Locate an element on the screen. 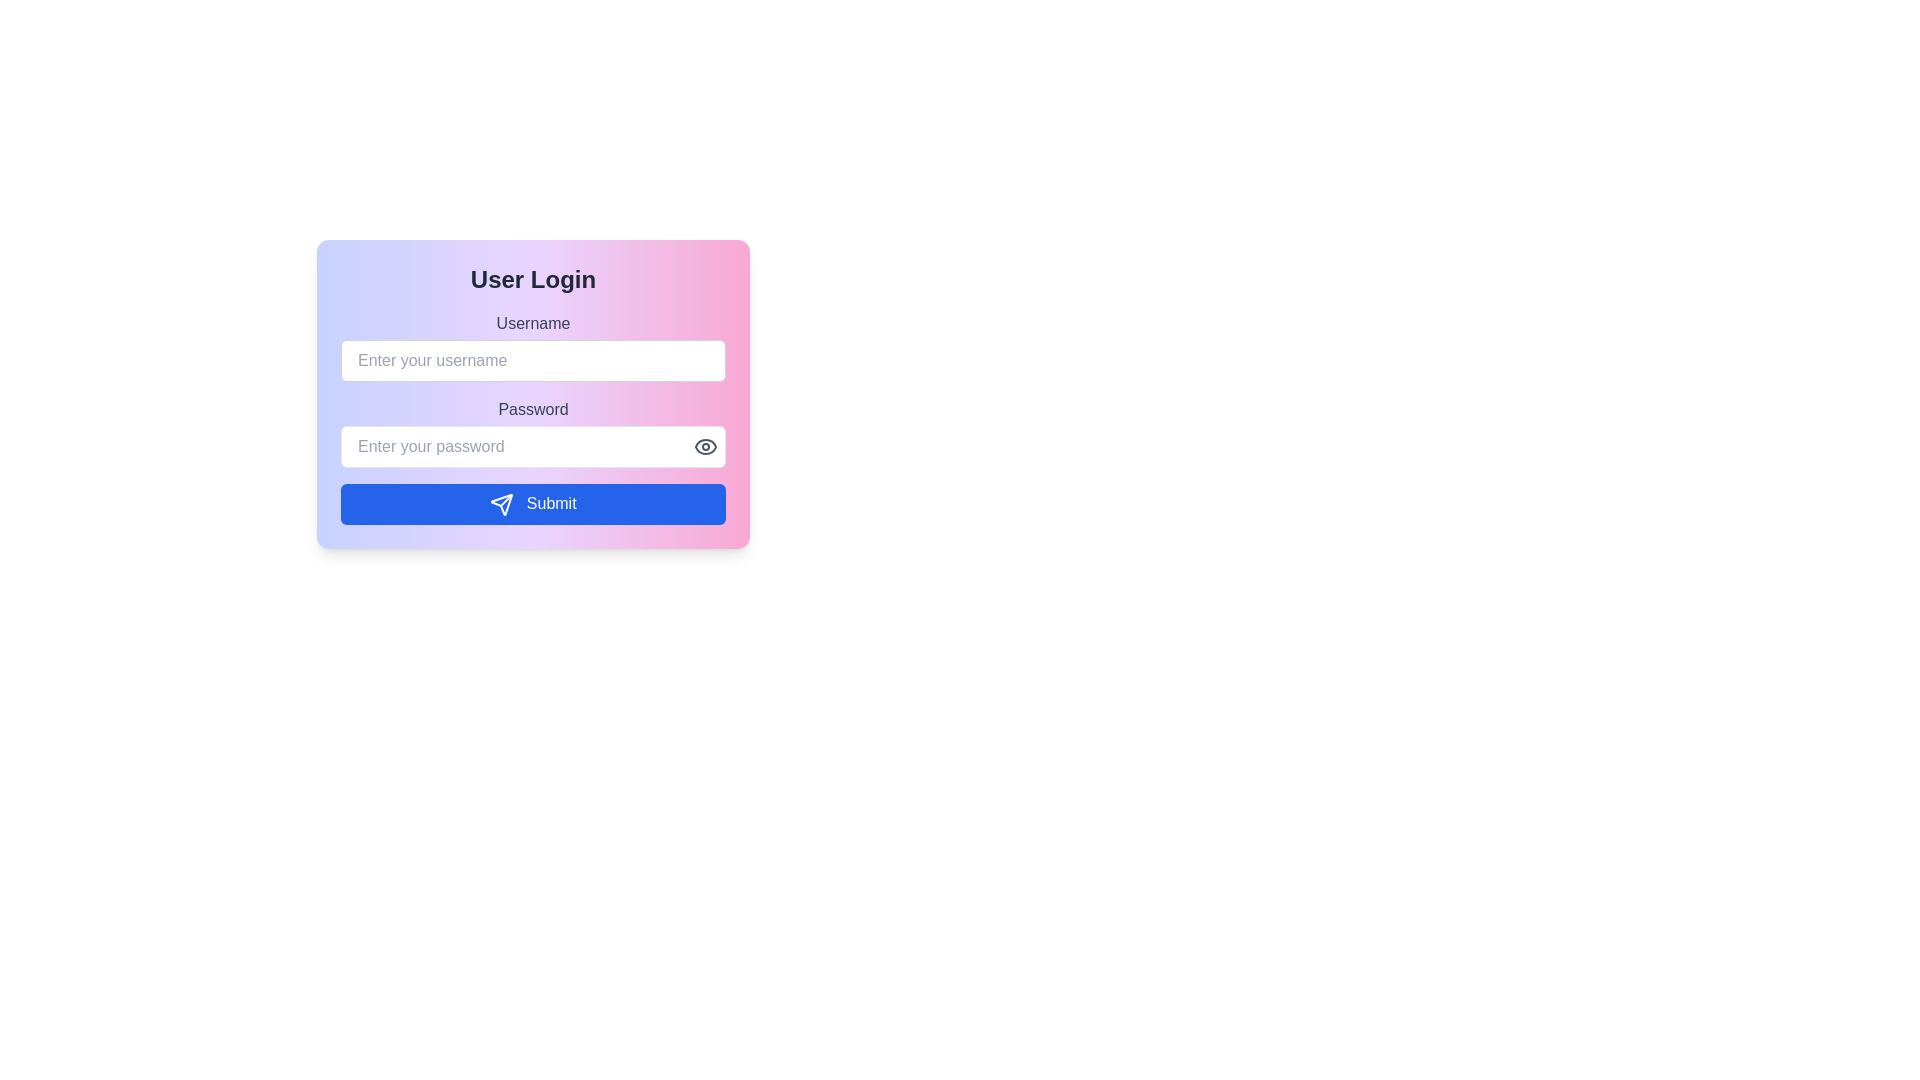 This screenshot has height=1080, width=1920. the visibility toggle button for the password input field is located at coordinates (705, 446).